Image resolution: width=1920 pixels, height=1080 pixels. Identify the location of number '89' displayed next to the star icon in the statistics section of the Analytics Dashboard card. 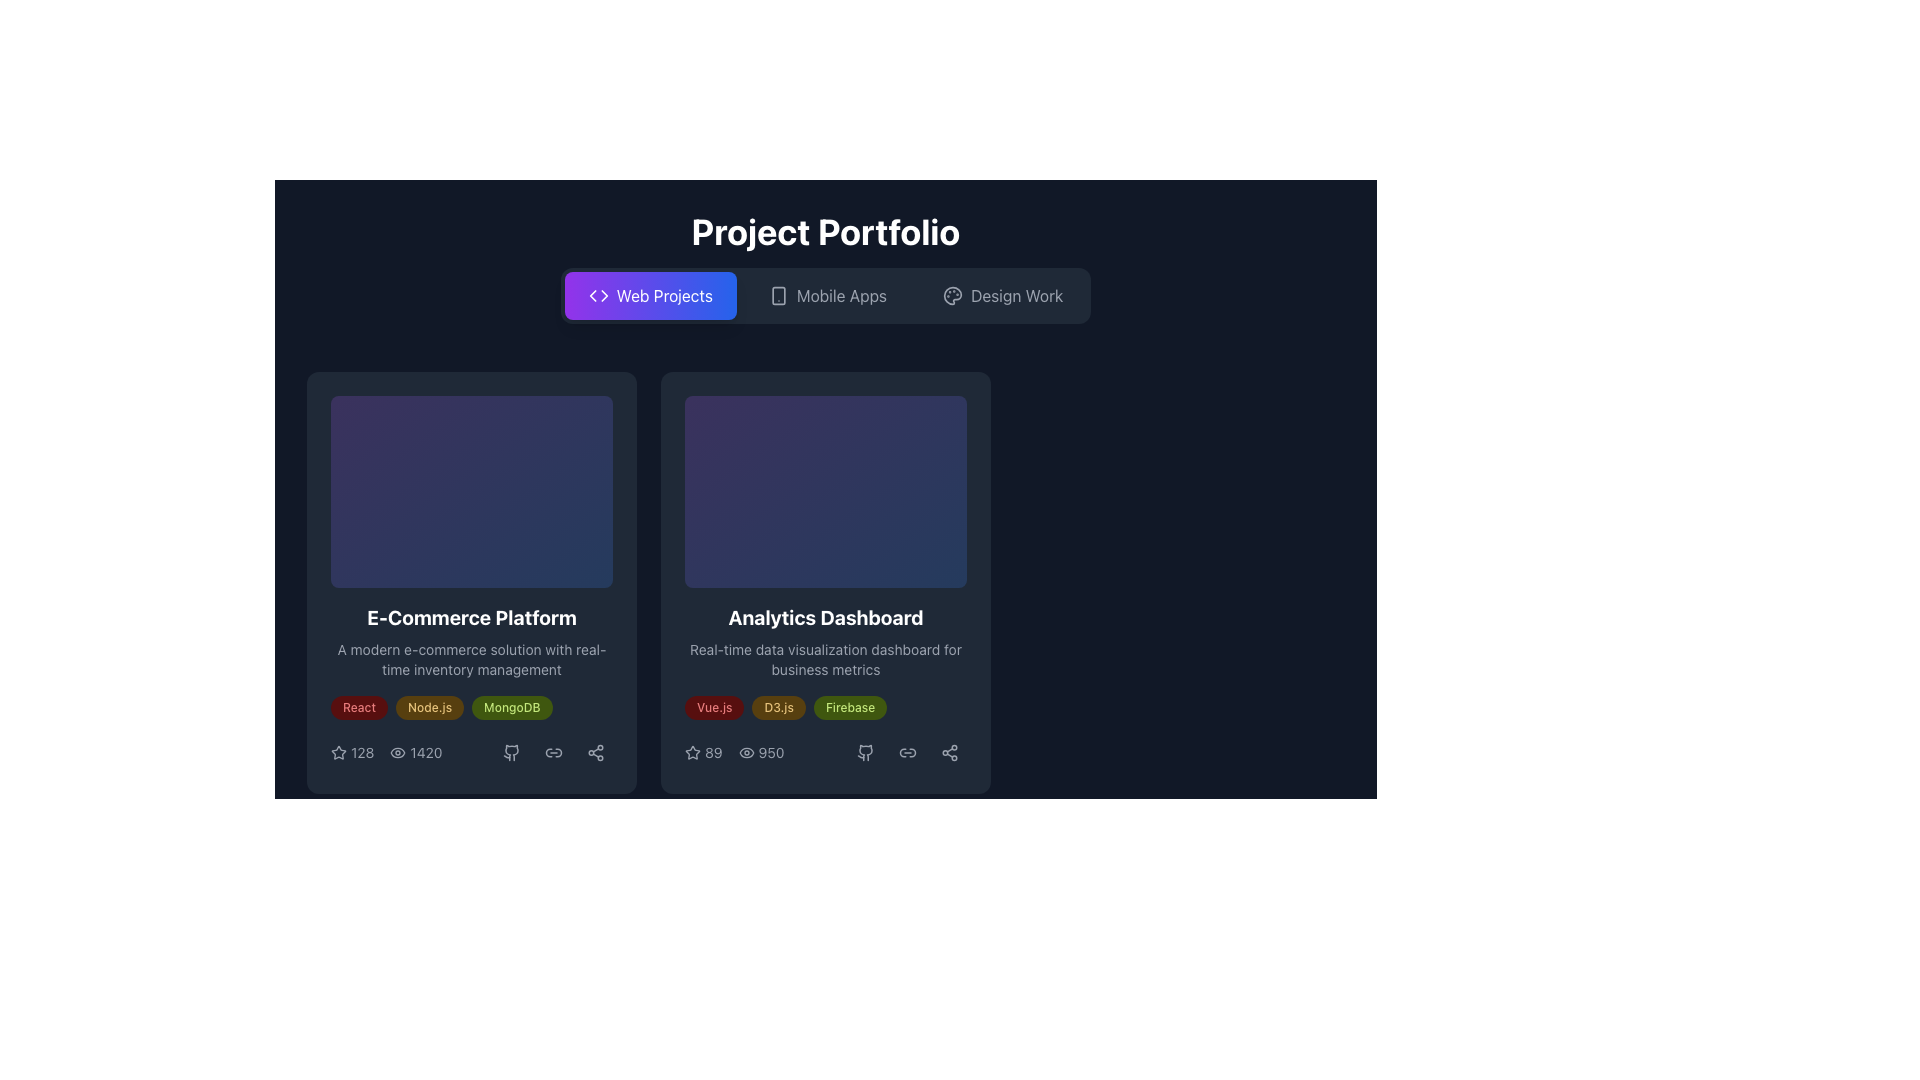
(703, 752).